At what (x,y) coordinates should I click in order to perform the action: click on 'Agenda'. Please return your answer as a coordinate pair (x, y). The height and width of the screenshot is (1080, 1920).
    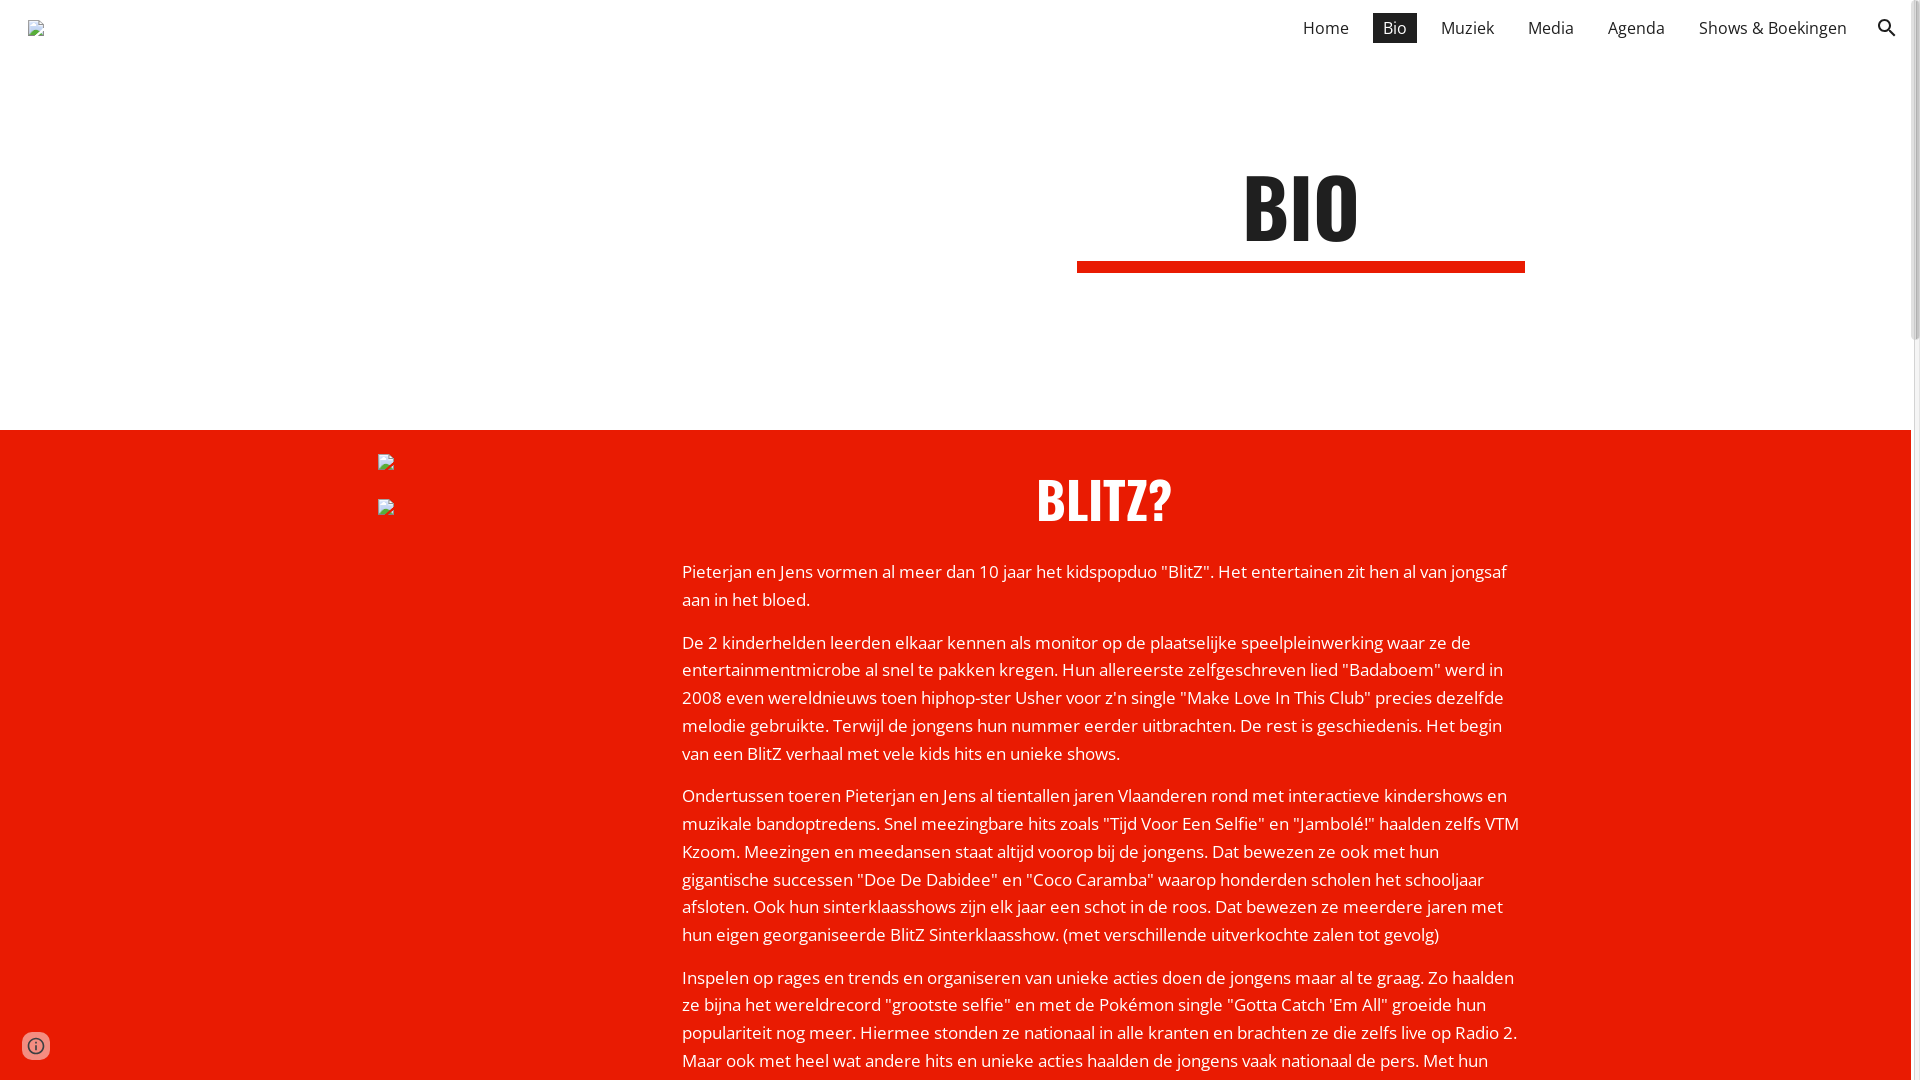
    Looking at the image, I should click on (1636, 27).